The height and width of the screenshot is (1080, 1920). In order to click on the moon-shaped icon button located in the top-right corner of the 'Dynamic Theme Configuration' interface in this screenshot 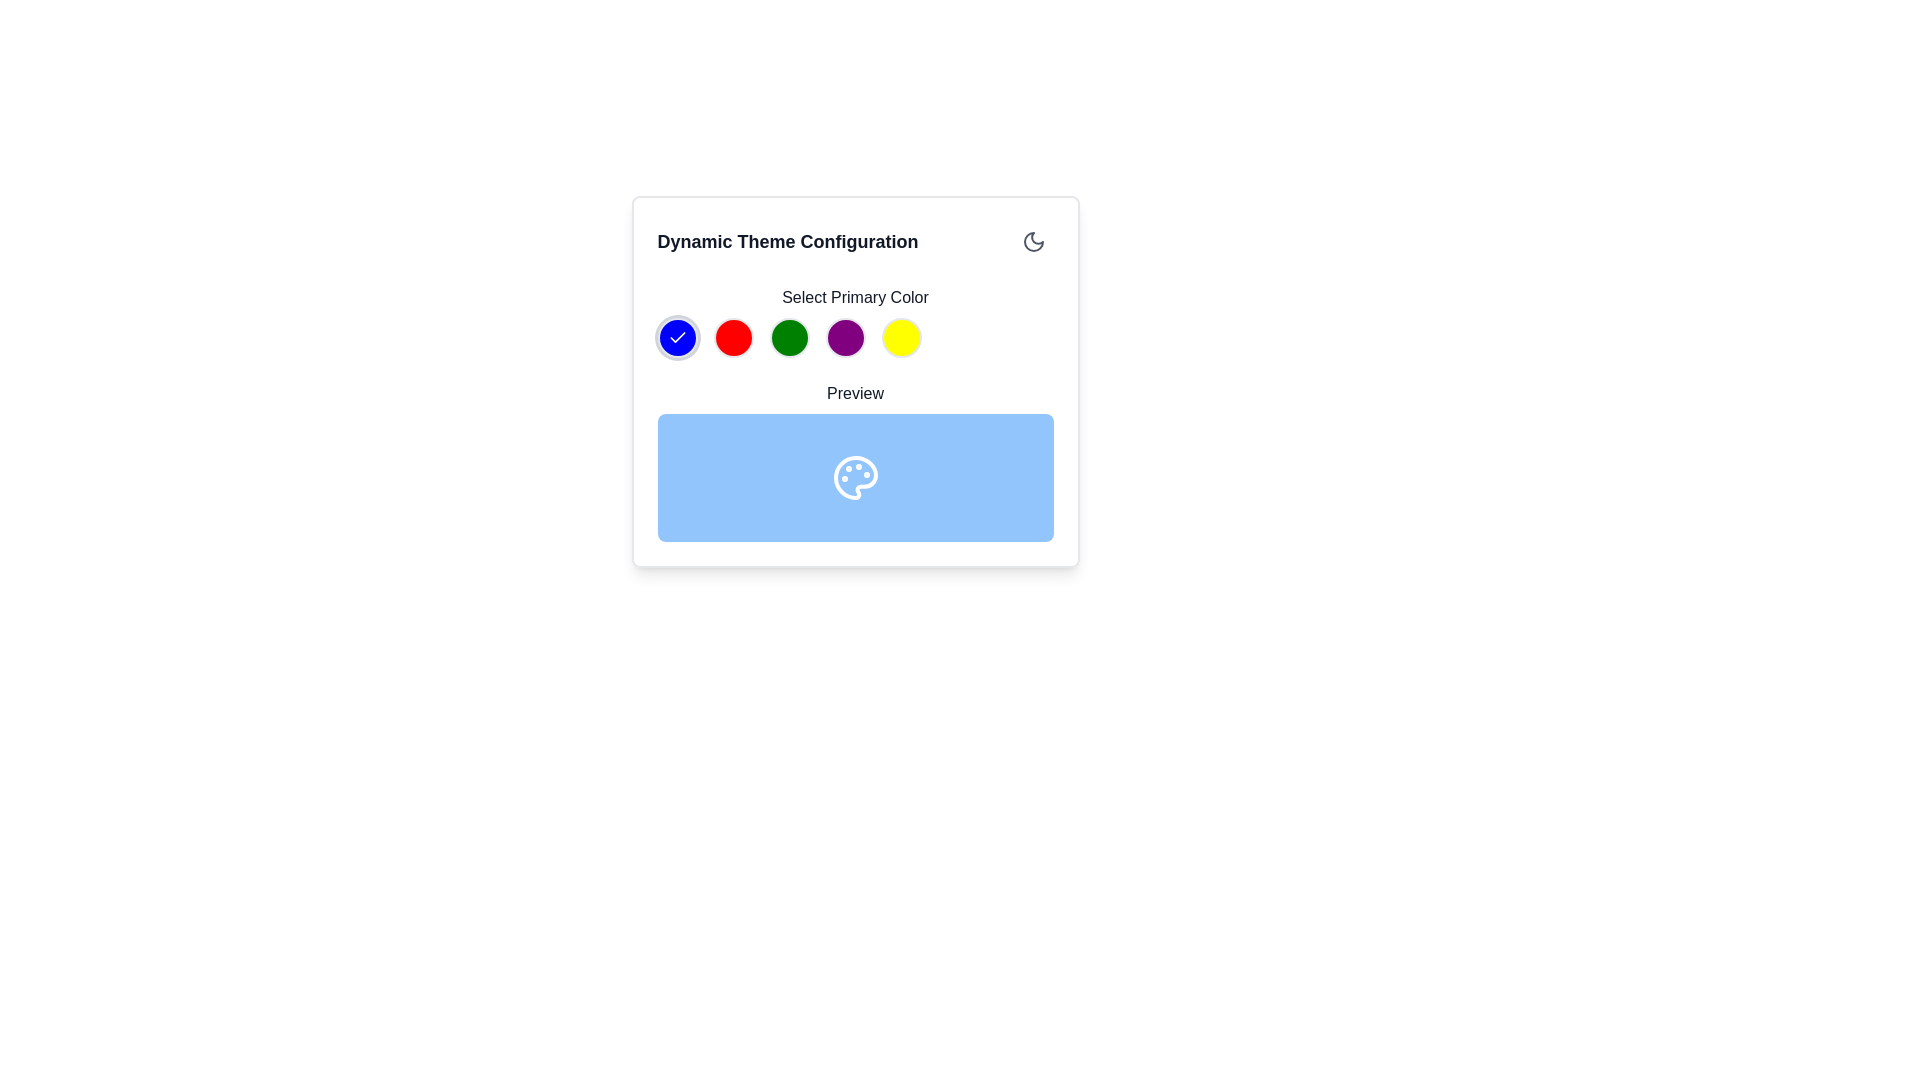, I will do `click(1033, 241)`.